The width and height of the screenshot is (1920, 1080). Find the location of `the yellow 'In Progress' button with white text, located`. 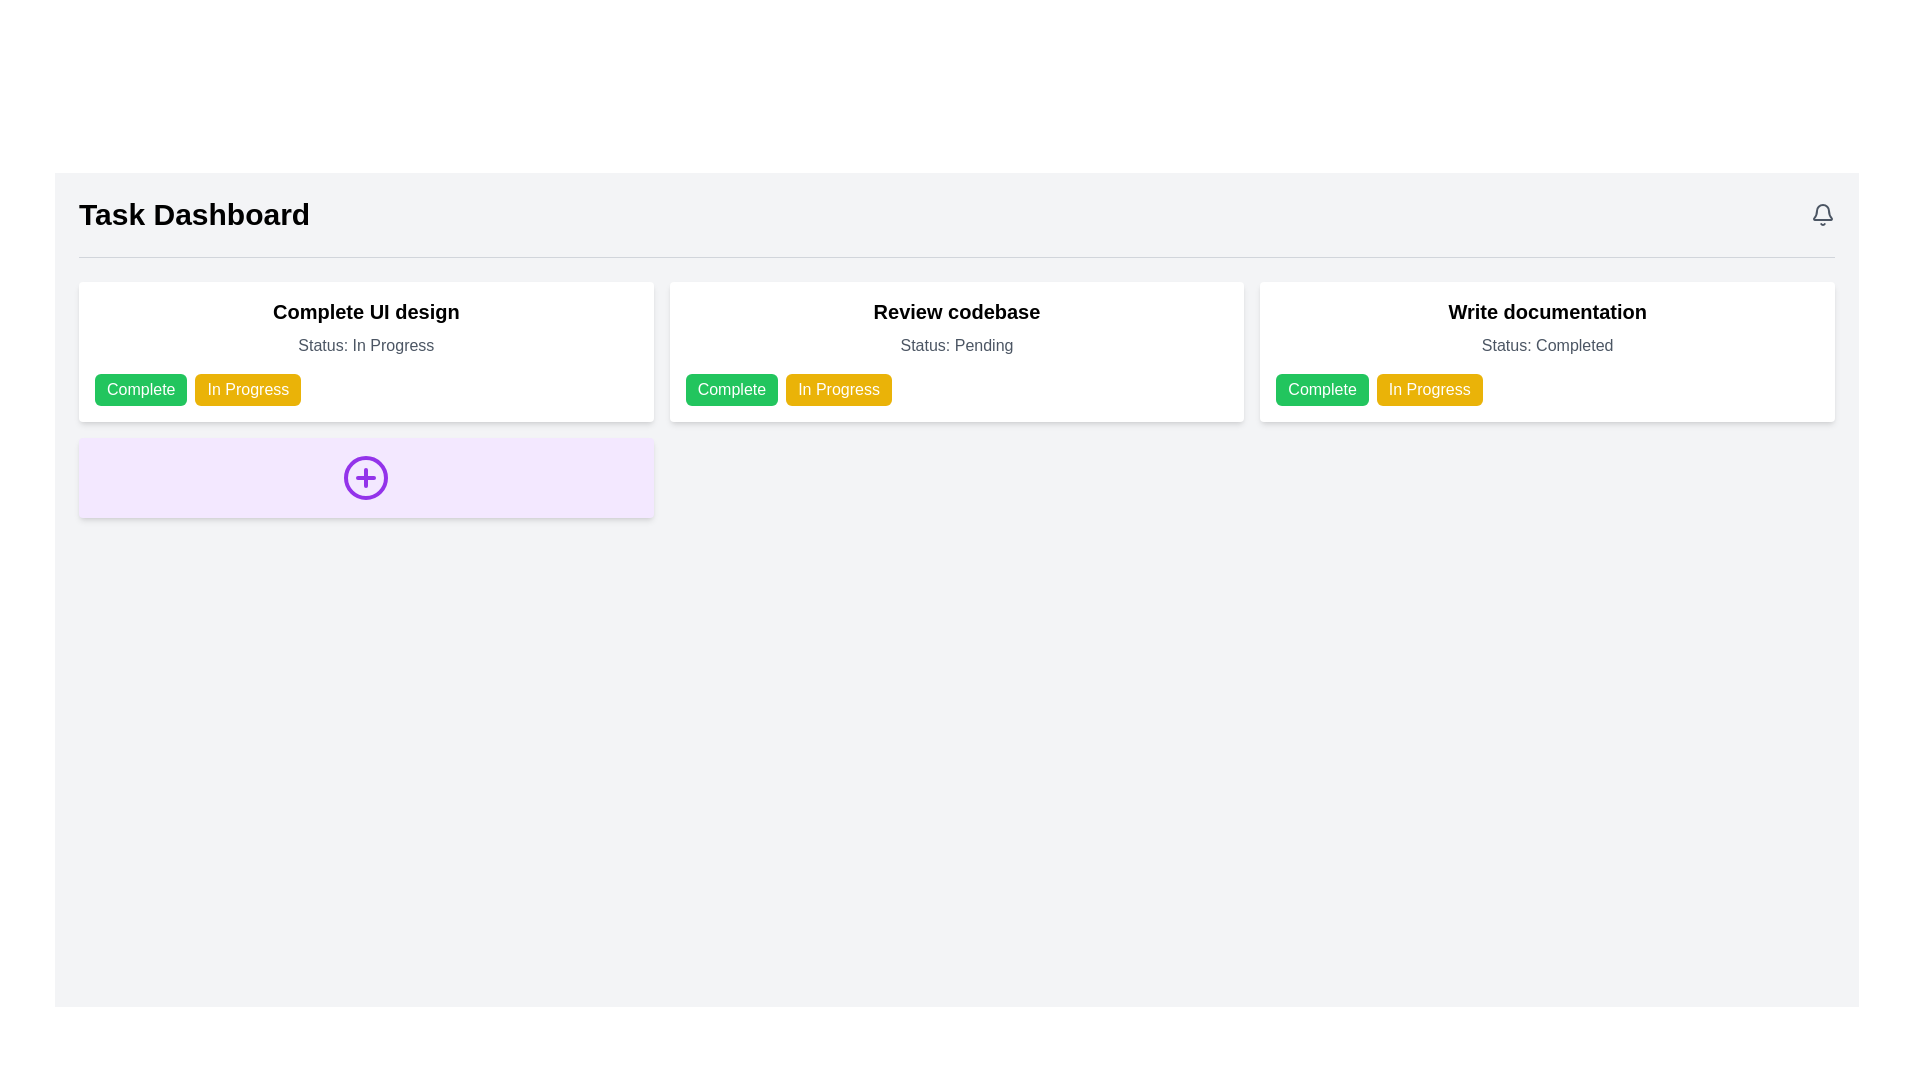

the yellow 'In Progress' button with white text, located is located at coordinates (1428, 389).